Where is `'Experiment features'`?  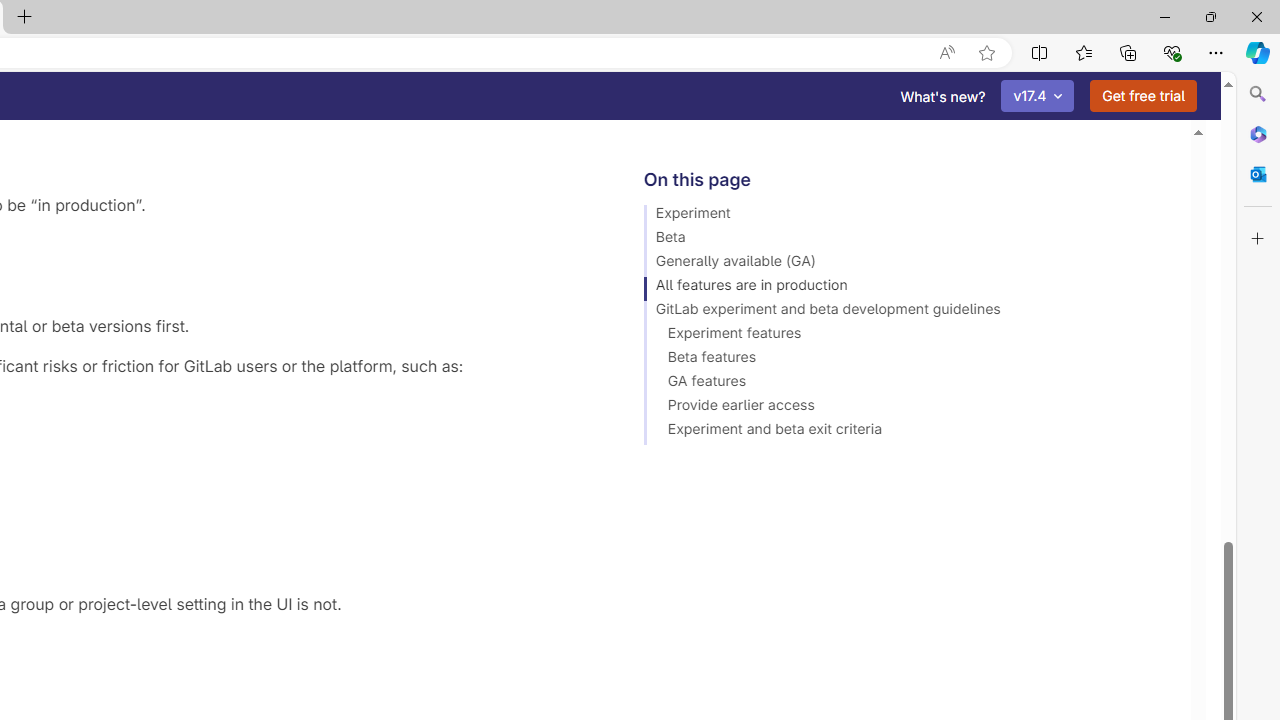
'Experiment features' is located at coordinates (907, 335).